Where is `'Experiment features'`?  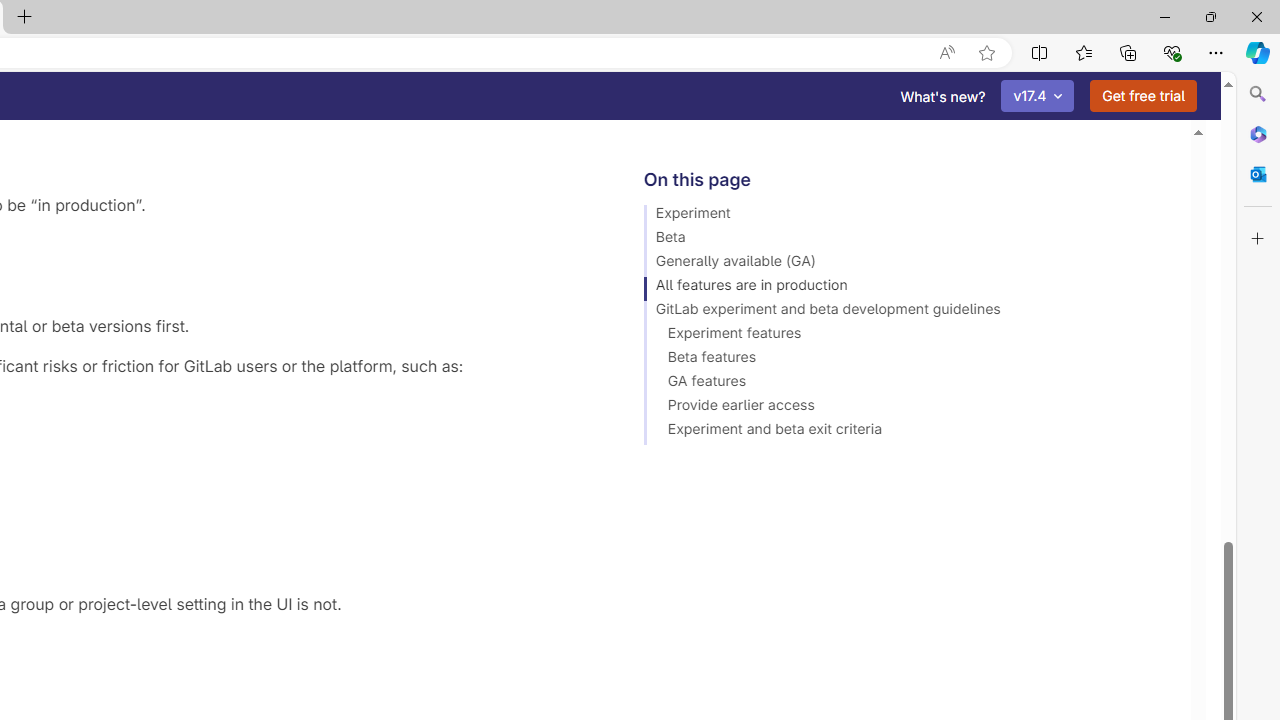
'Experiment features' is located at coordinates (907, 335).